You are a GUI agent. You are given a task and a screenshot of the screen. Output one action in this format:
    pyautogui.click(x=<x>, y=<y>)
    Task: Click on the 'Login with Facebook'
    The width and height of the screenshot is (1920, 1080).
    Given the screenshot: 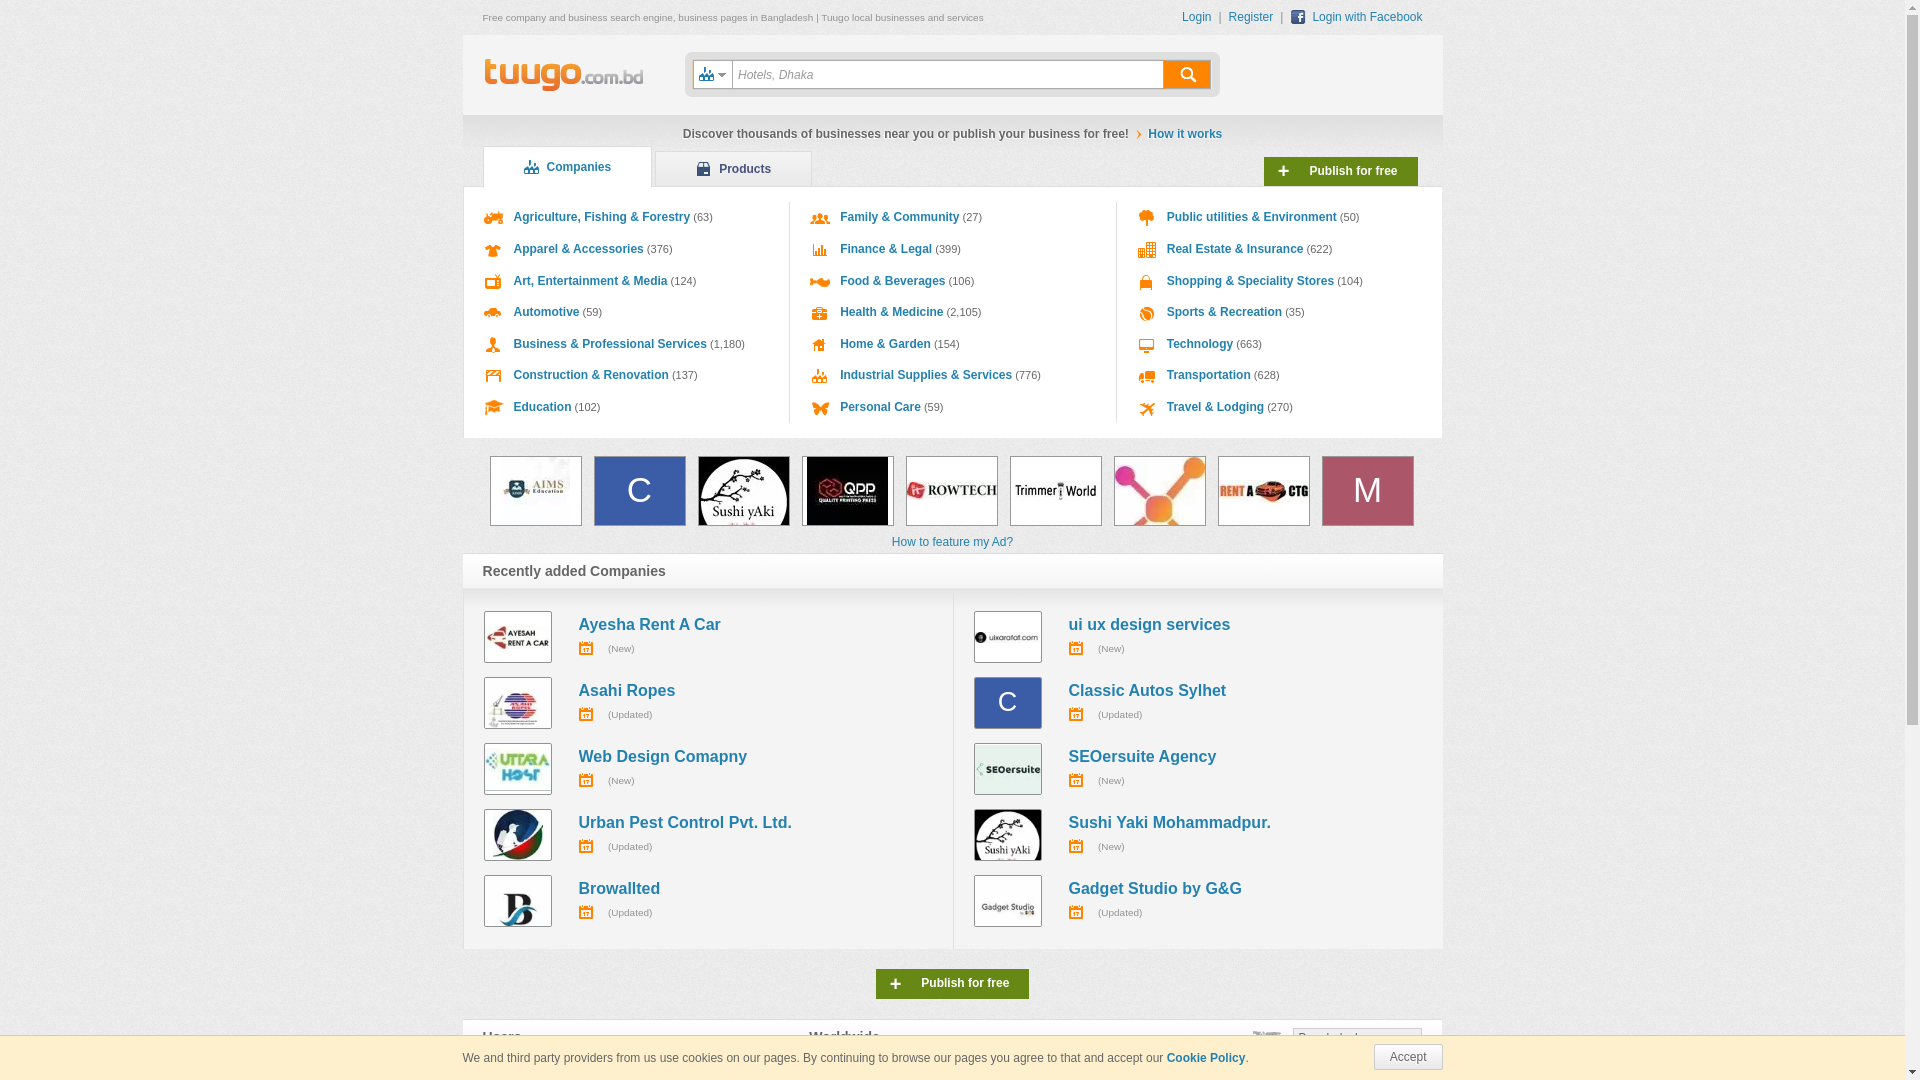 What is the action you would take?
    pyautogui.click(x=1356, y=16)
    